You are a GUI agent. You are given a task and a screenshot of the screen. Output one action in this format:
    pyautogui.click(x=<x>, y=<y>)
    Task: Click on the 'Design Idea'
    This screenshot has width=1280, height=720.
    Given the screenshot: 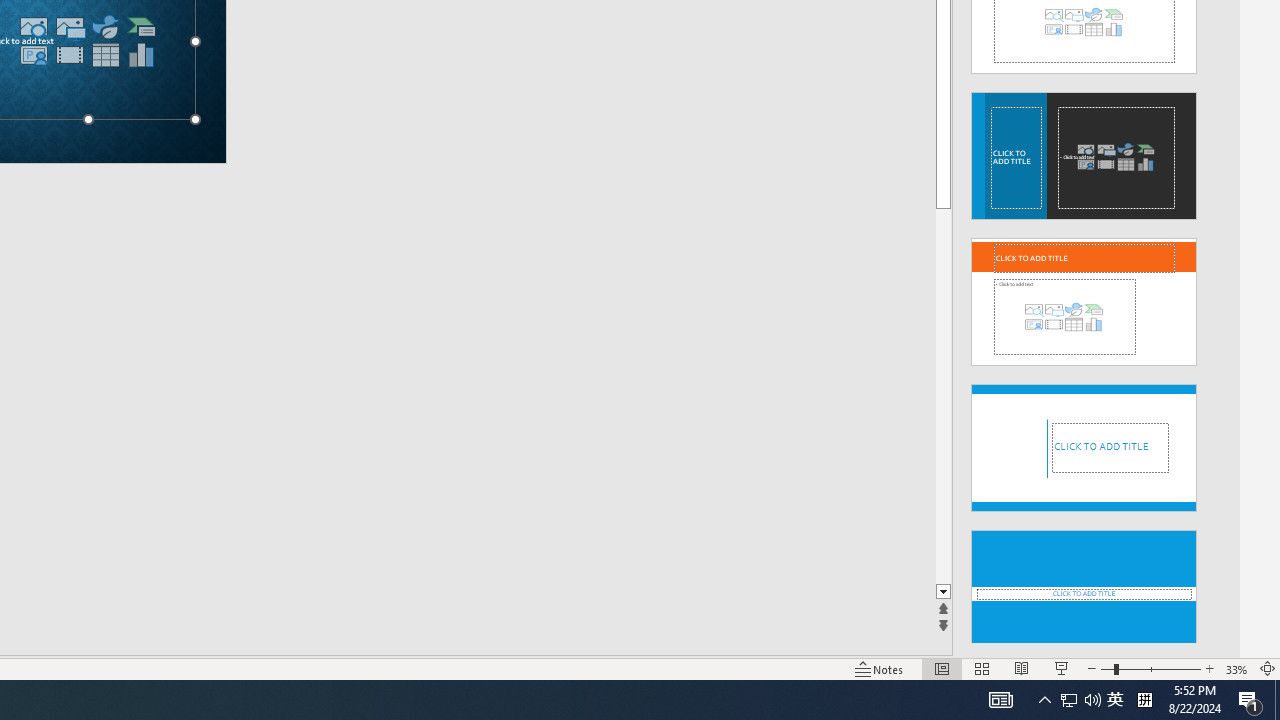 What is the action you would take?
    pyautogui.click(x=1083, y=586)
    